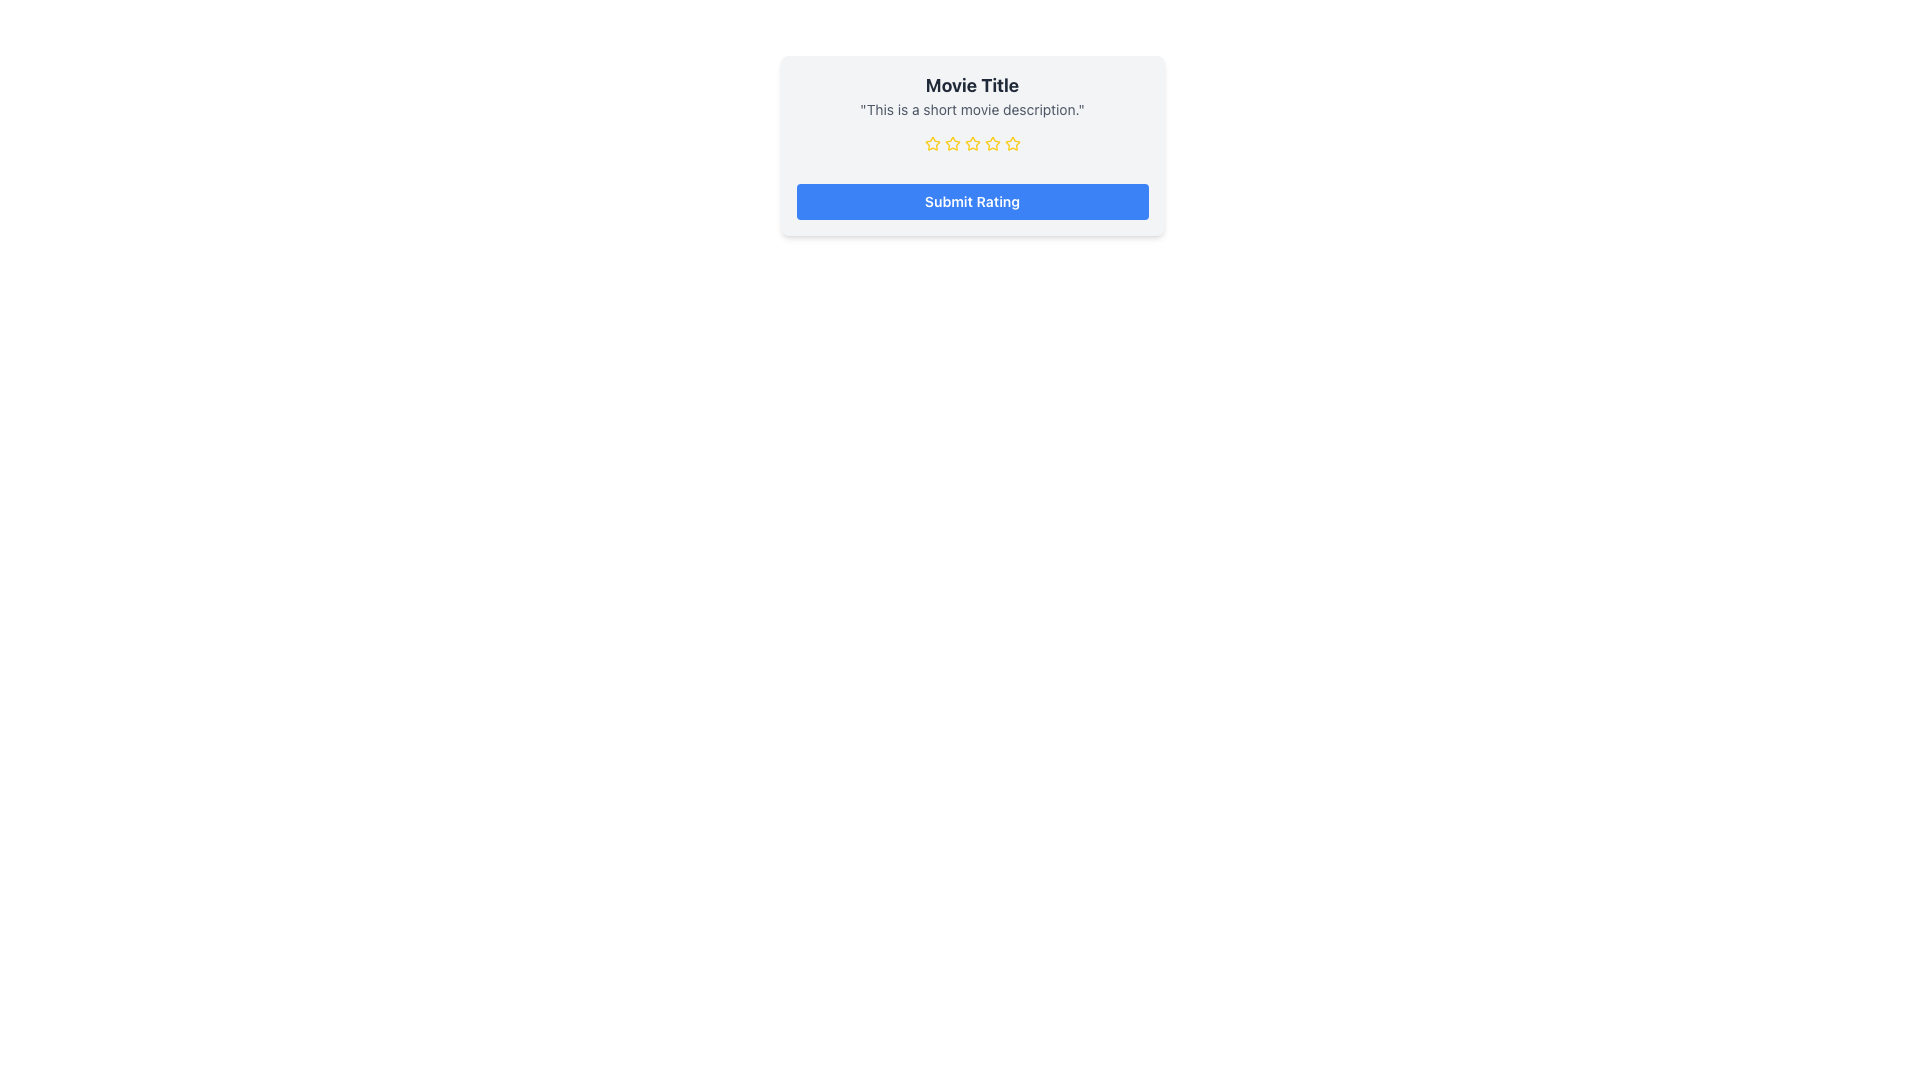 The height and width of the screenshot is (1080, 1920). What do you see at coordinates (972, 110) in the screenshot?
I see `the text snippet reading 'This is a short movie description.' which is styled with a smaller font size and grey color, located in the content area of a card layout directly below the 'Movie Title' heading` at bounding box center [972, 110].